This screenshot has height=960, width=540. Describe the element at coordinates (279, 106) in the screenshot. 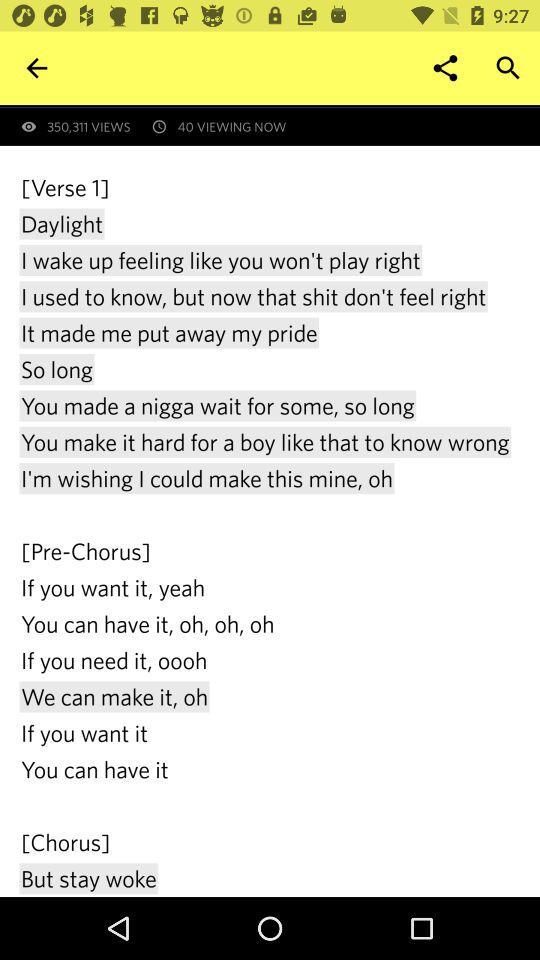

I see `the first revealed at` at that location.